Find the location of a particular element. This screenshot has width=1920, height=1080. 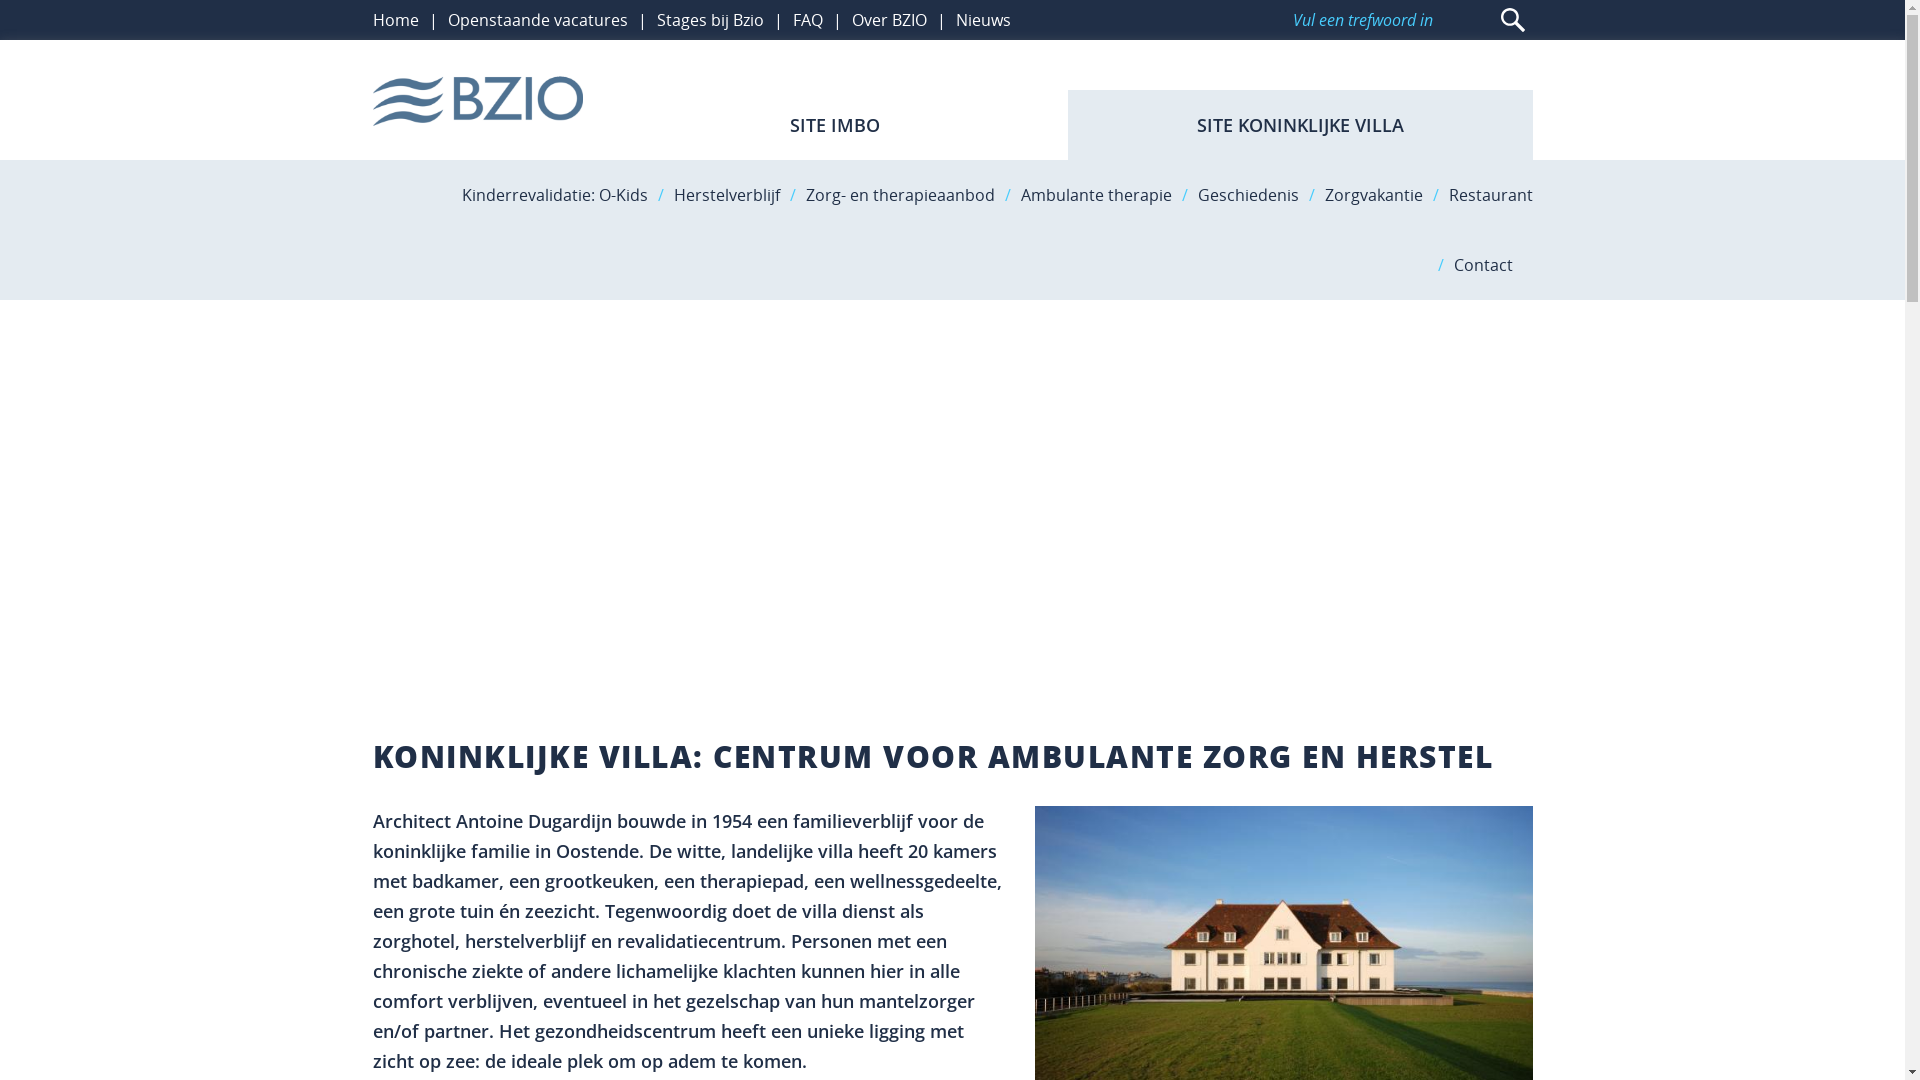

'Kinderrevalidatie: O-Kids' is located at coordinates (555, 195).